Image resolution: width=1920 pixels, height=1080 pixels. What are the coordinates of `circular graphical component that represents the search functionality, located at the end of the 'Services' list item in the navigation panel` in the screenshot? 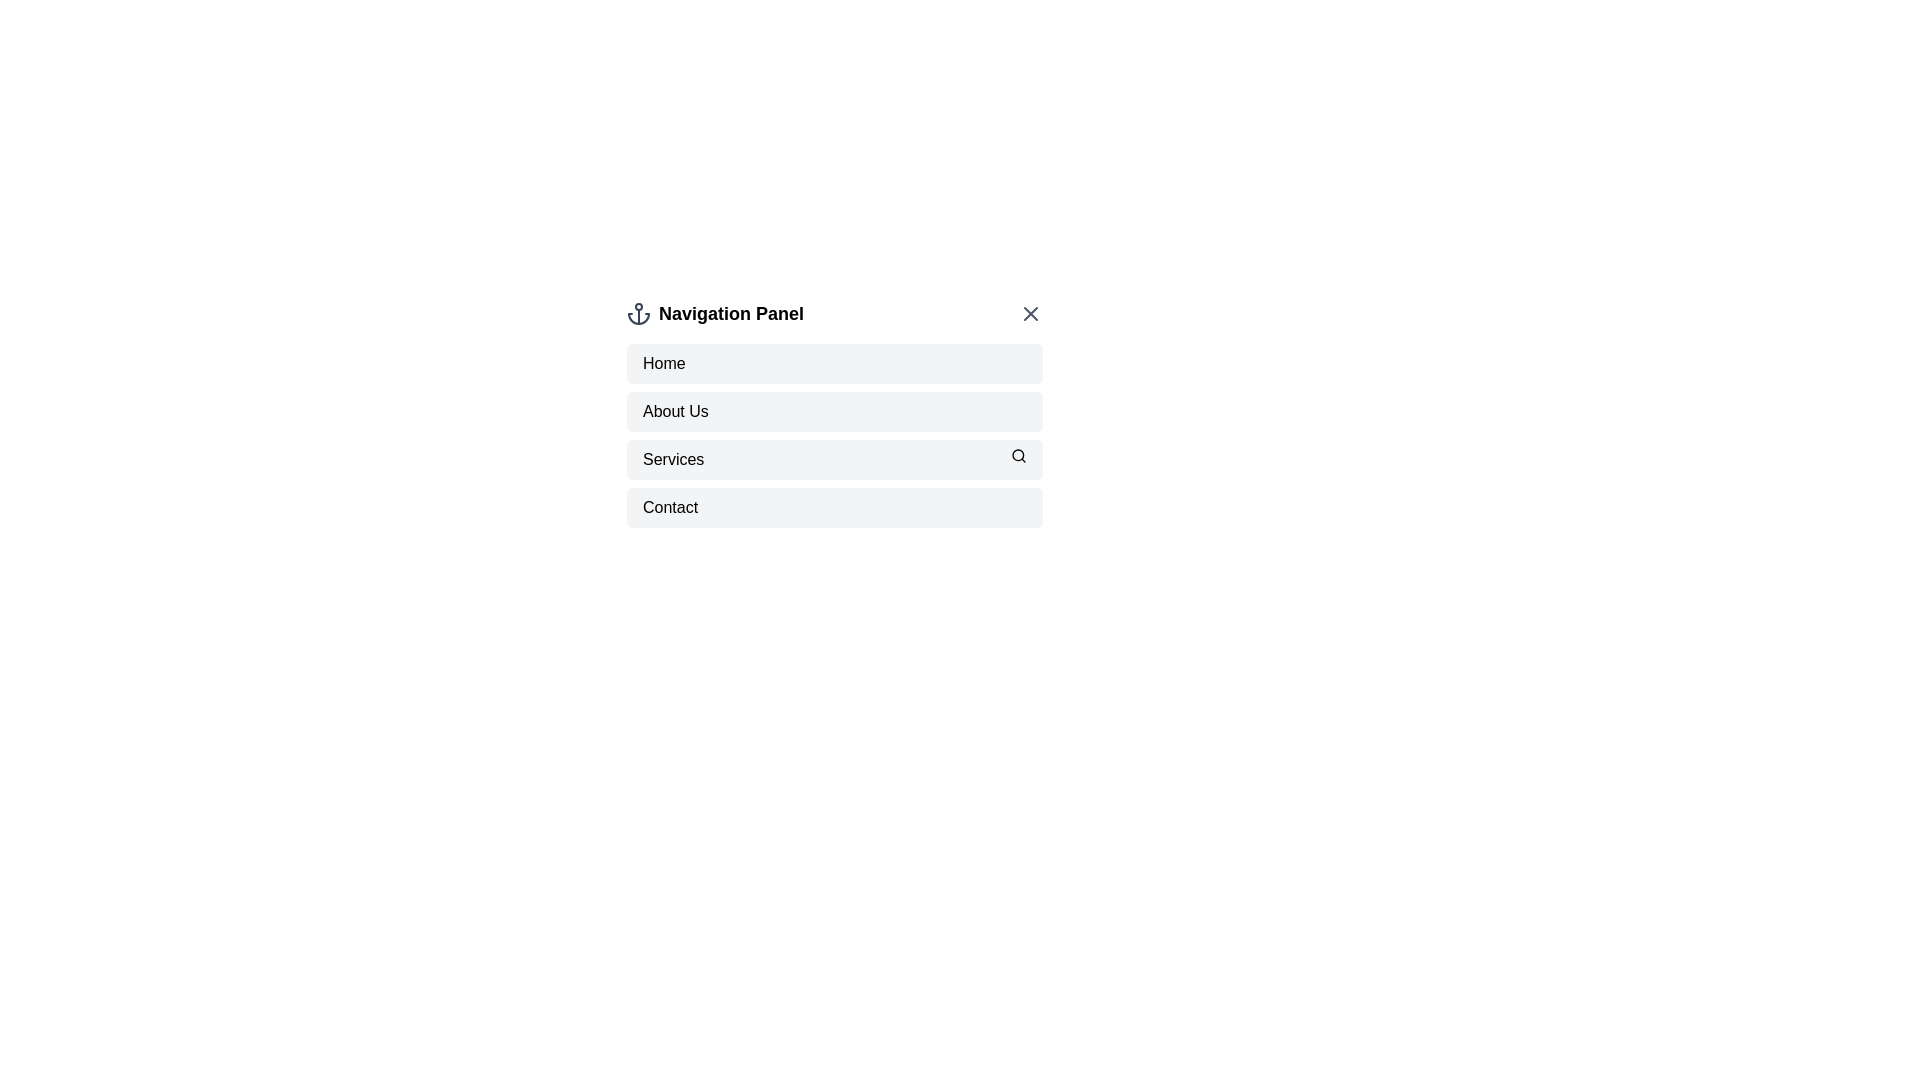 It's located at (1018, 455).